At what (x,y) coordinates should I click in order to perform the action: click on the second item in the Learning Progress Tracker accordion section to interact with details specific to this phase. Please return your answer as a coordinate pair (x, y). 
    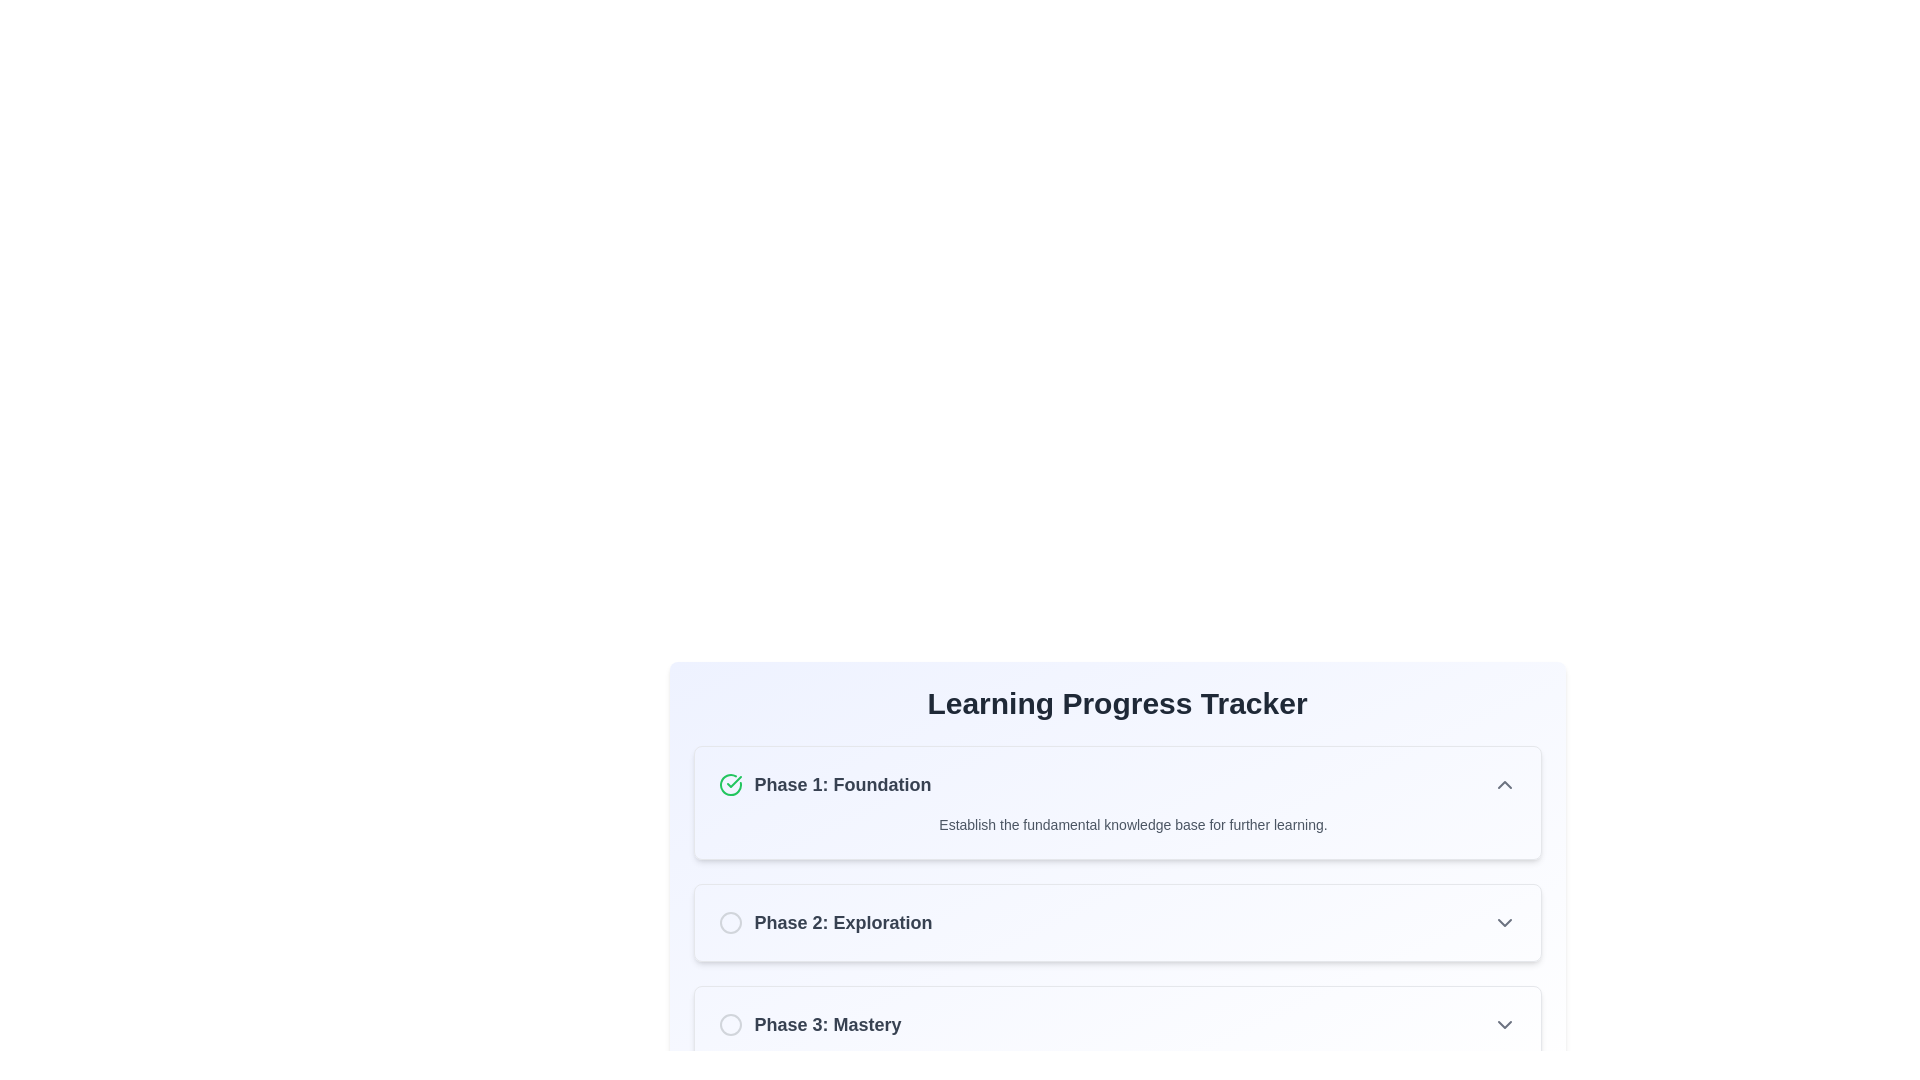
    Looking at the image, I should click on (1116, 905).